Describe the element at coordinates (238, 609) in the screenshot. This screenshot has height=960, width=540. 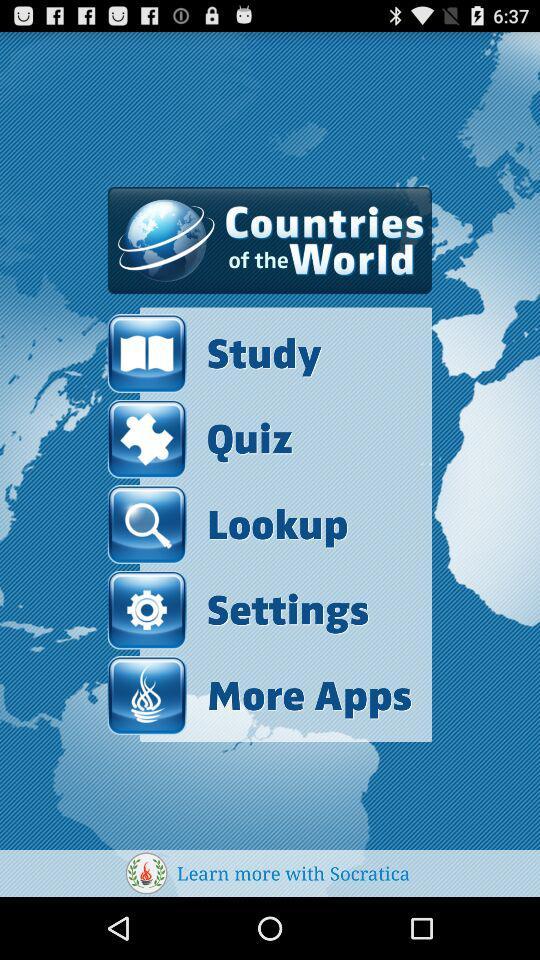
I see `settings` at that location.